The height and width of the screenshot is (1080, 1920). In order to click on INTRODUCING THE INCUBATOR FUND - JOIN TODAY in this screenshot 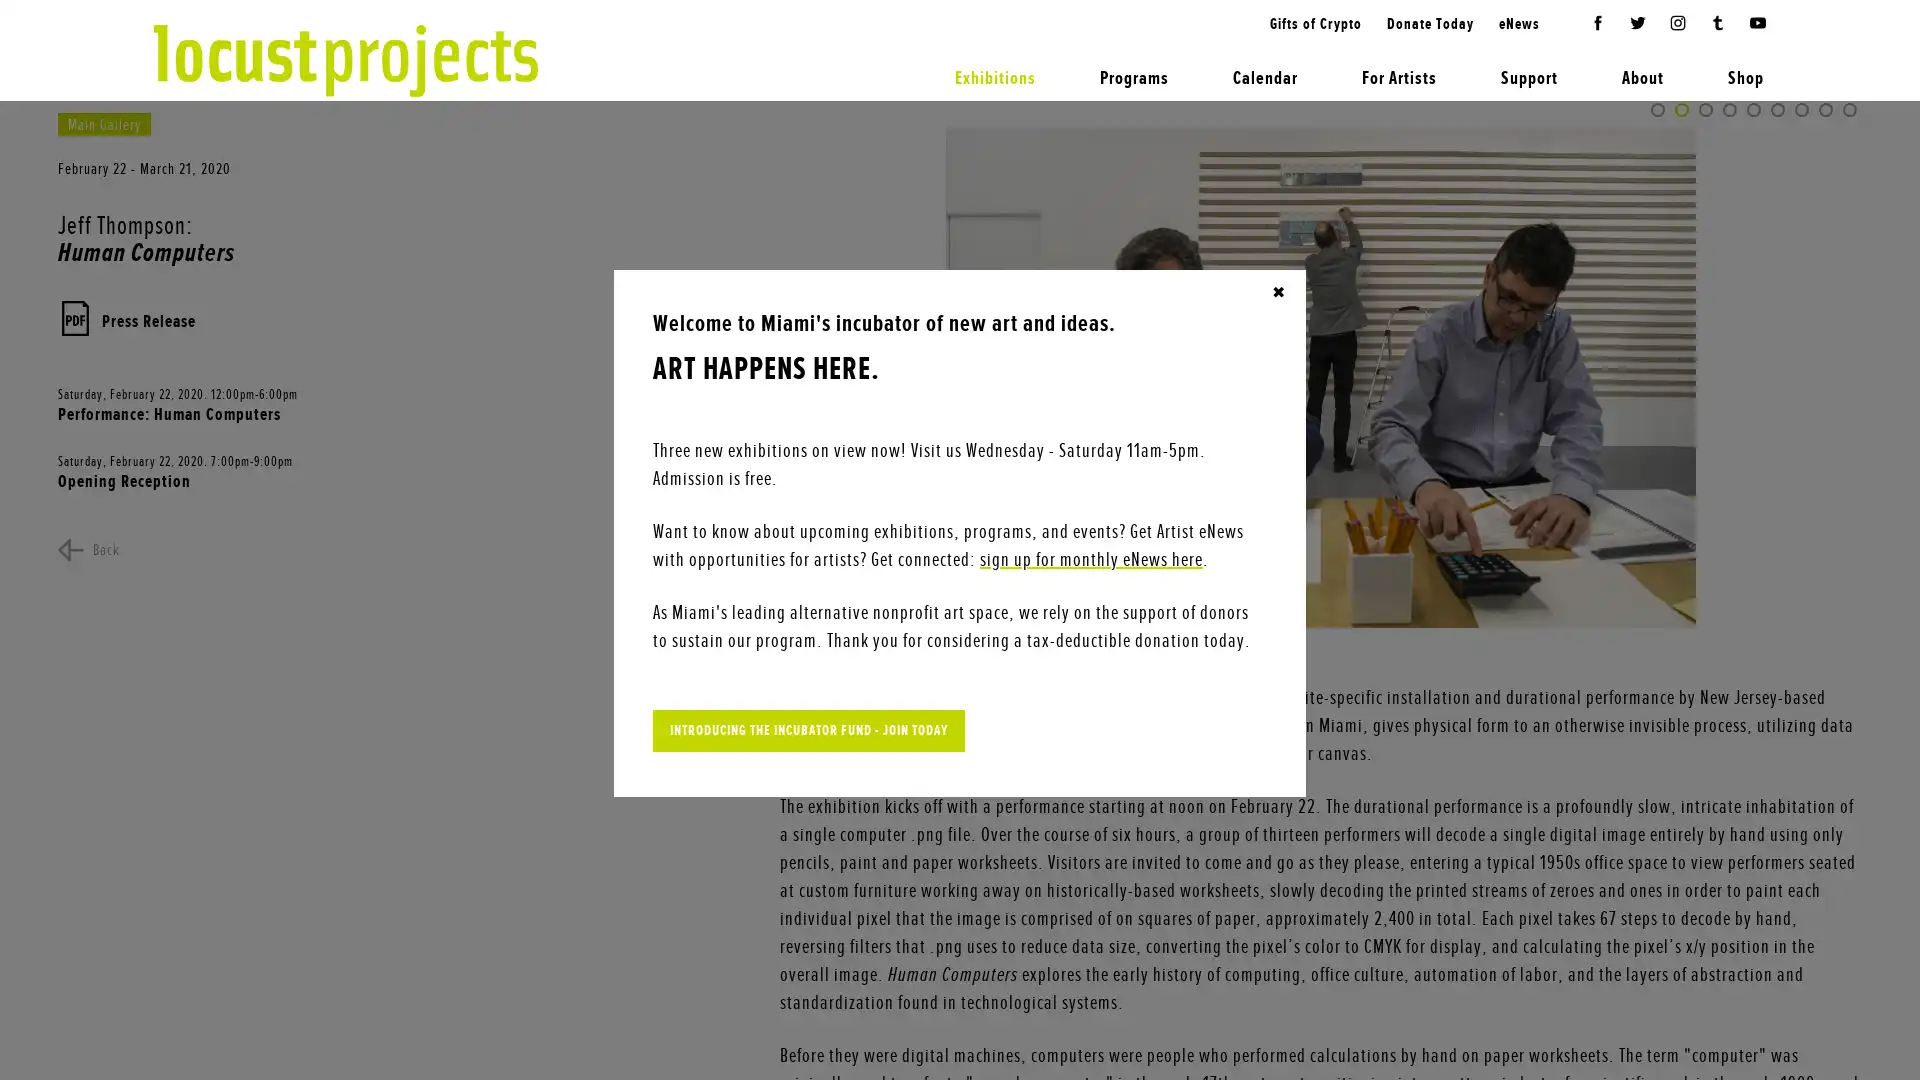, I will do `click(807, 730)`.